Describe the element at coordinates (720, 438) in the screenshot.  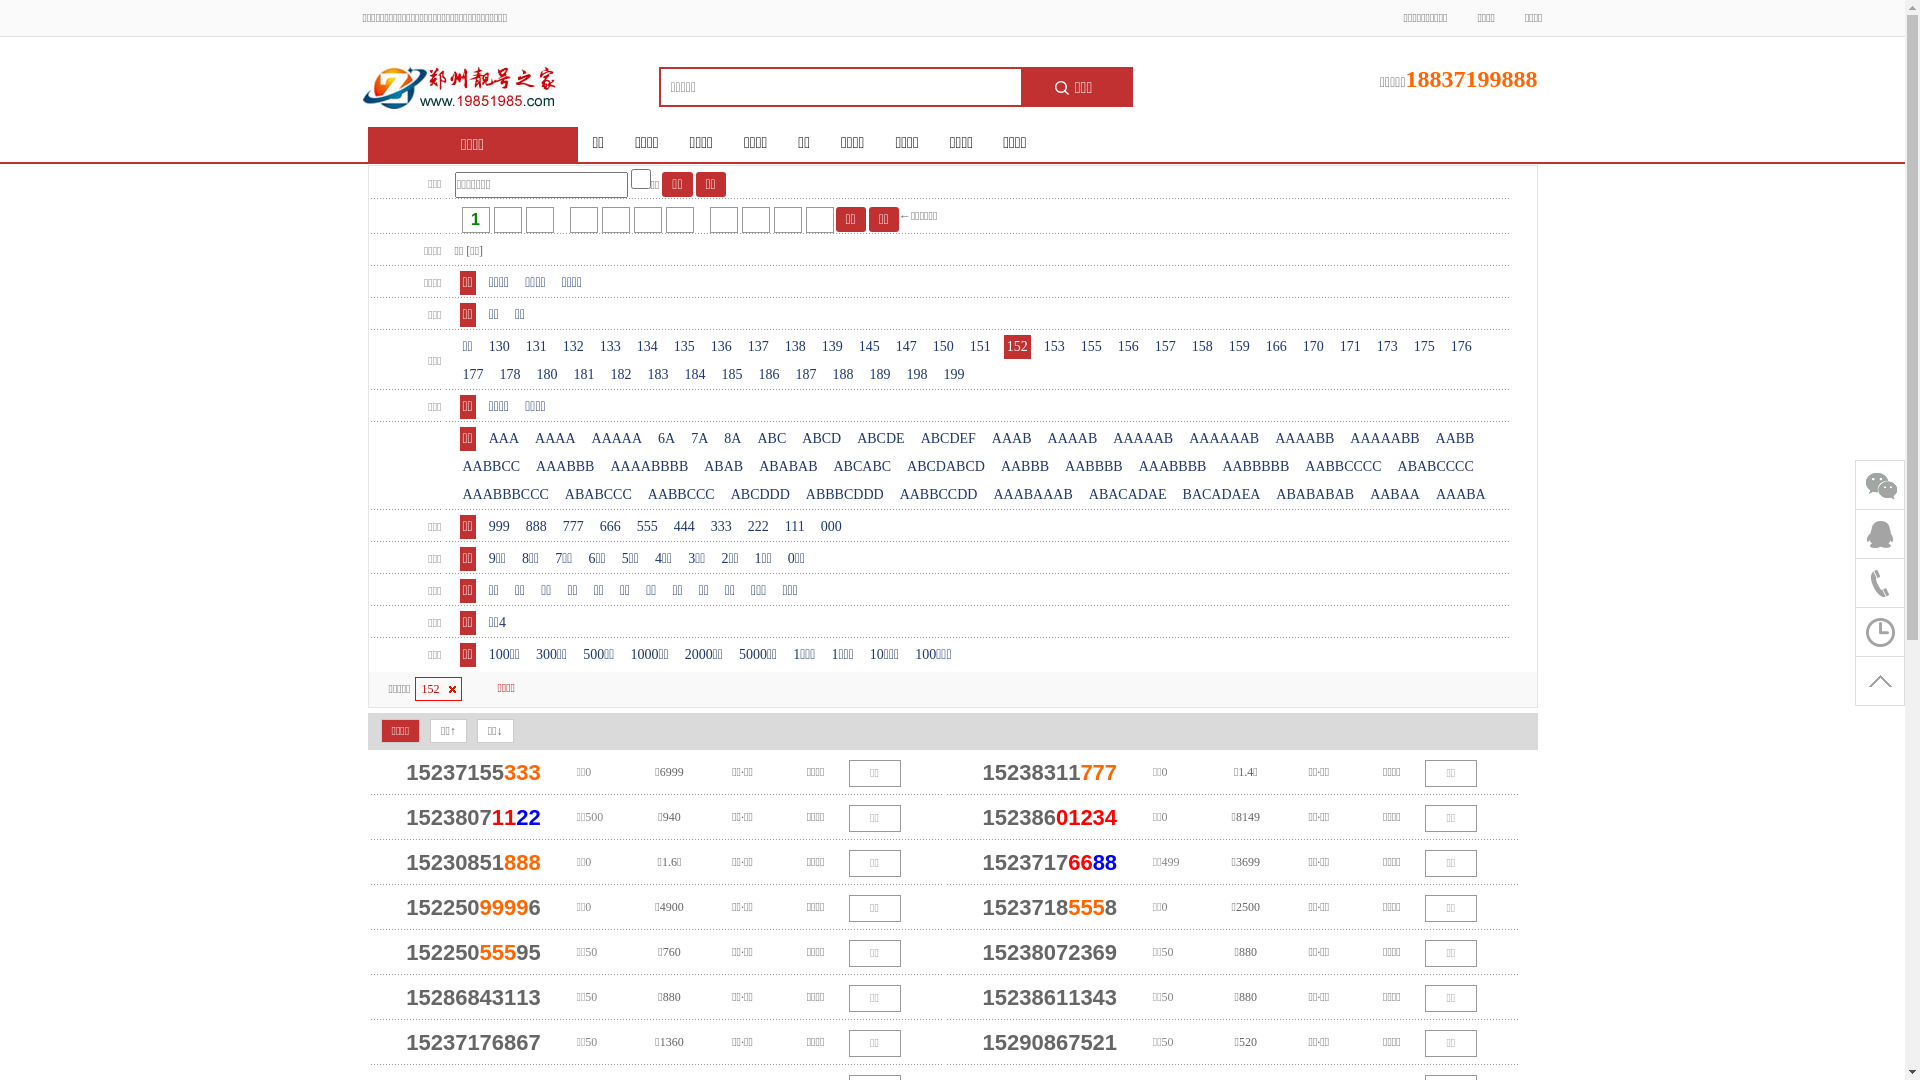
I see `'8A'` at that location.